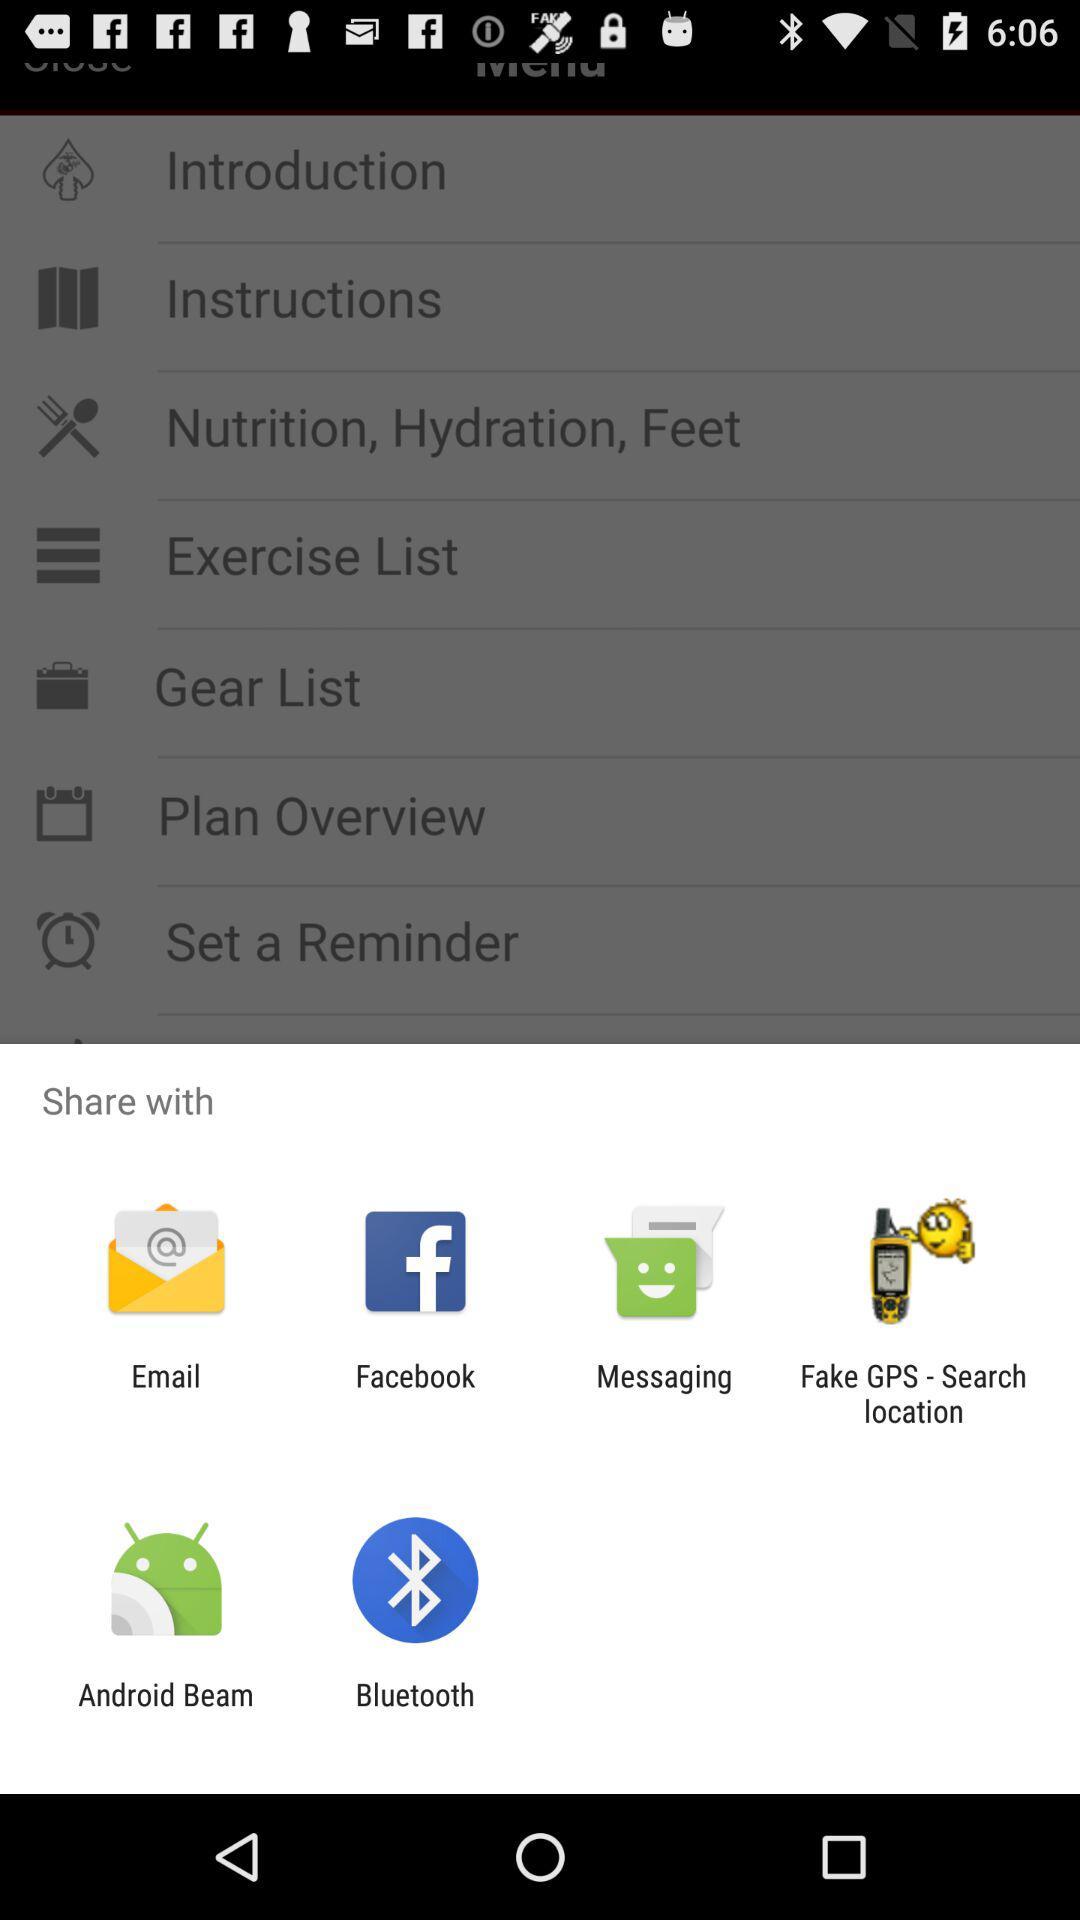 This screenshot has width=1080, height=1920. Describe the element at coordinates (414, 1392) in the screenshot. I see `facebook item` at that location.